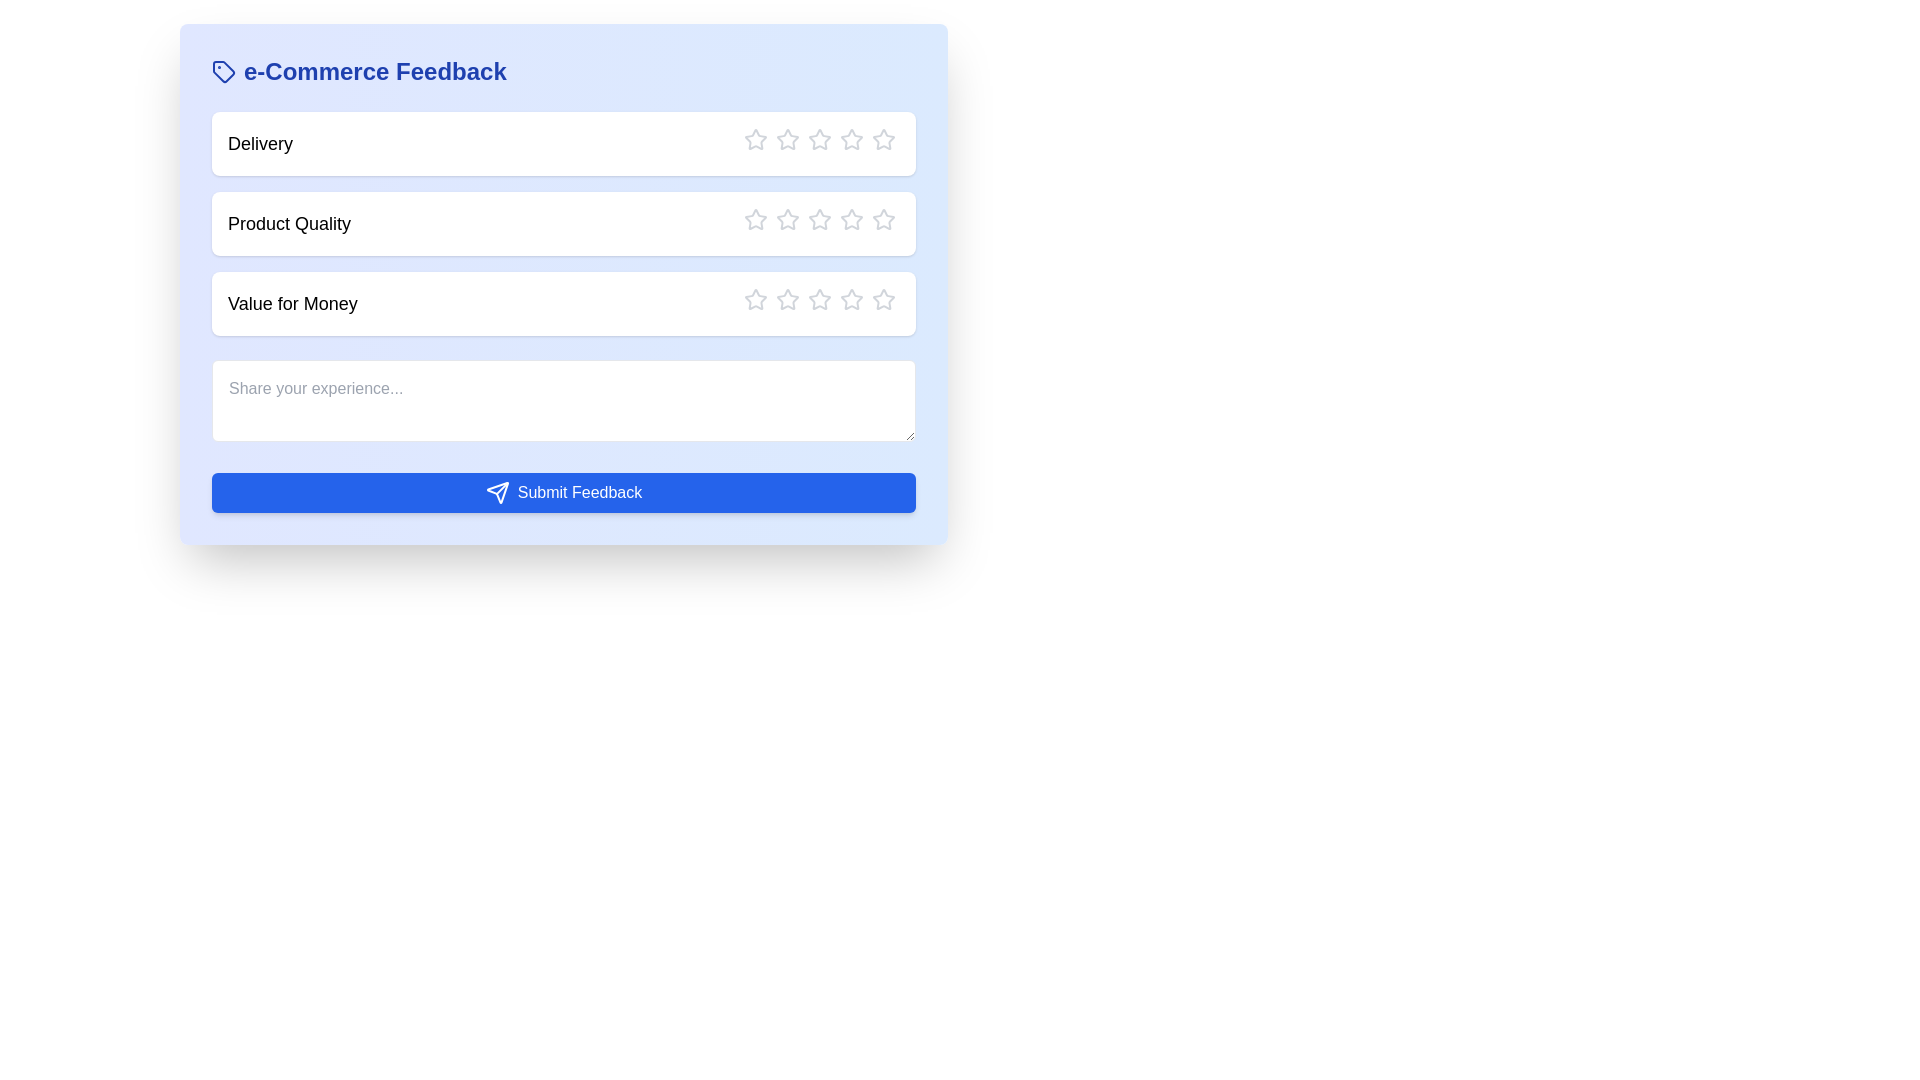 This screenshot has width=1920, height=1080. I want to click on the rating to 4 stars by clicking the corresponding star, so click(851, 138).